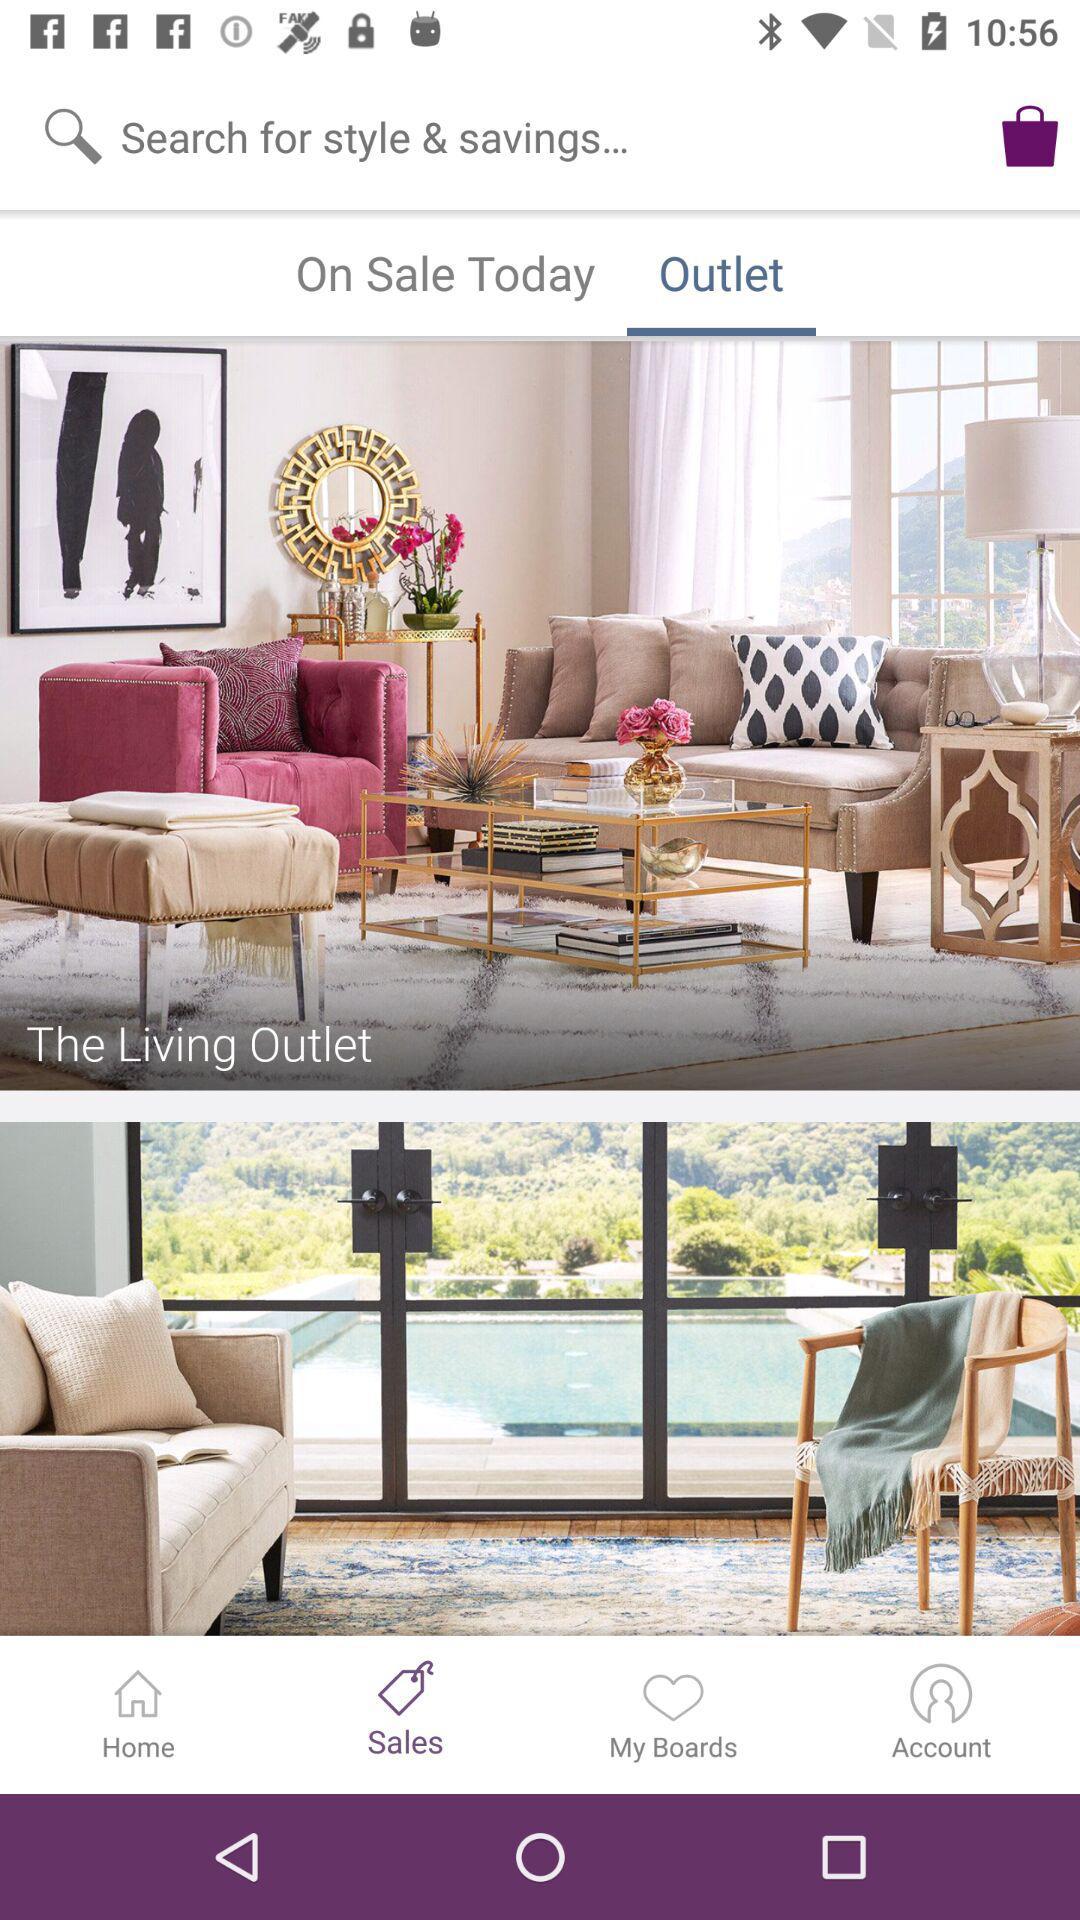 This screenshot has width=1080, height=1920. What do you see at coordinates (405, 1687) in the screenshot?
I see `the icon above sales` at bounding box center [405, 1687].